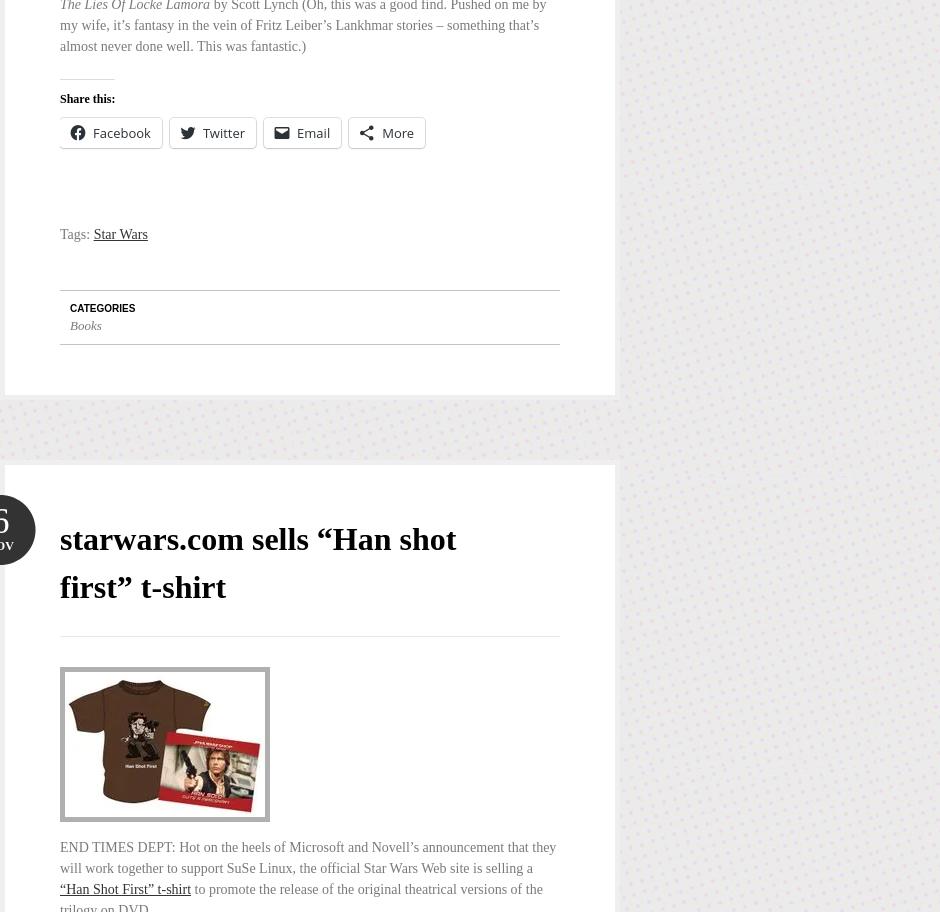  What do you see at coordinates (58, 887) in the screenshot?
I see `'“Han Shot First” t-shirt'` at bounding box center [58, 887].